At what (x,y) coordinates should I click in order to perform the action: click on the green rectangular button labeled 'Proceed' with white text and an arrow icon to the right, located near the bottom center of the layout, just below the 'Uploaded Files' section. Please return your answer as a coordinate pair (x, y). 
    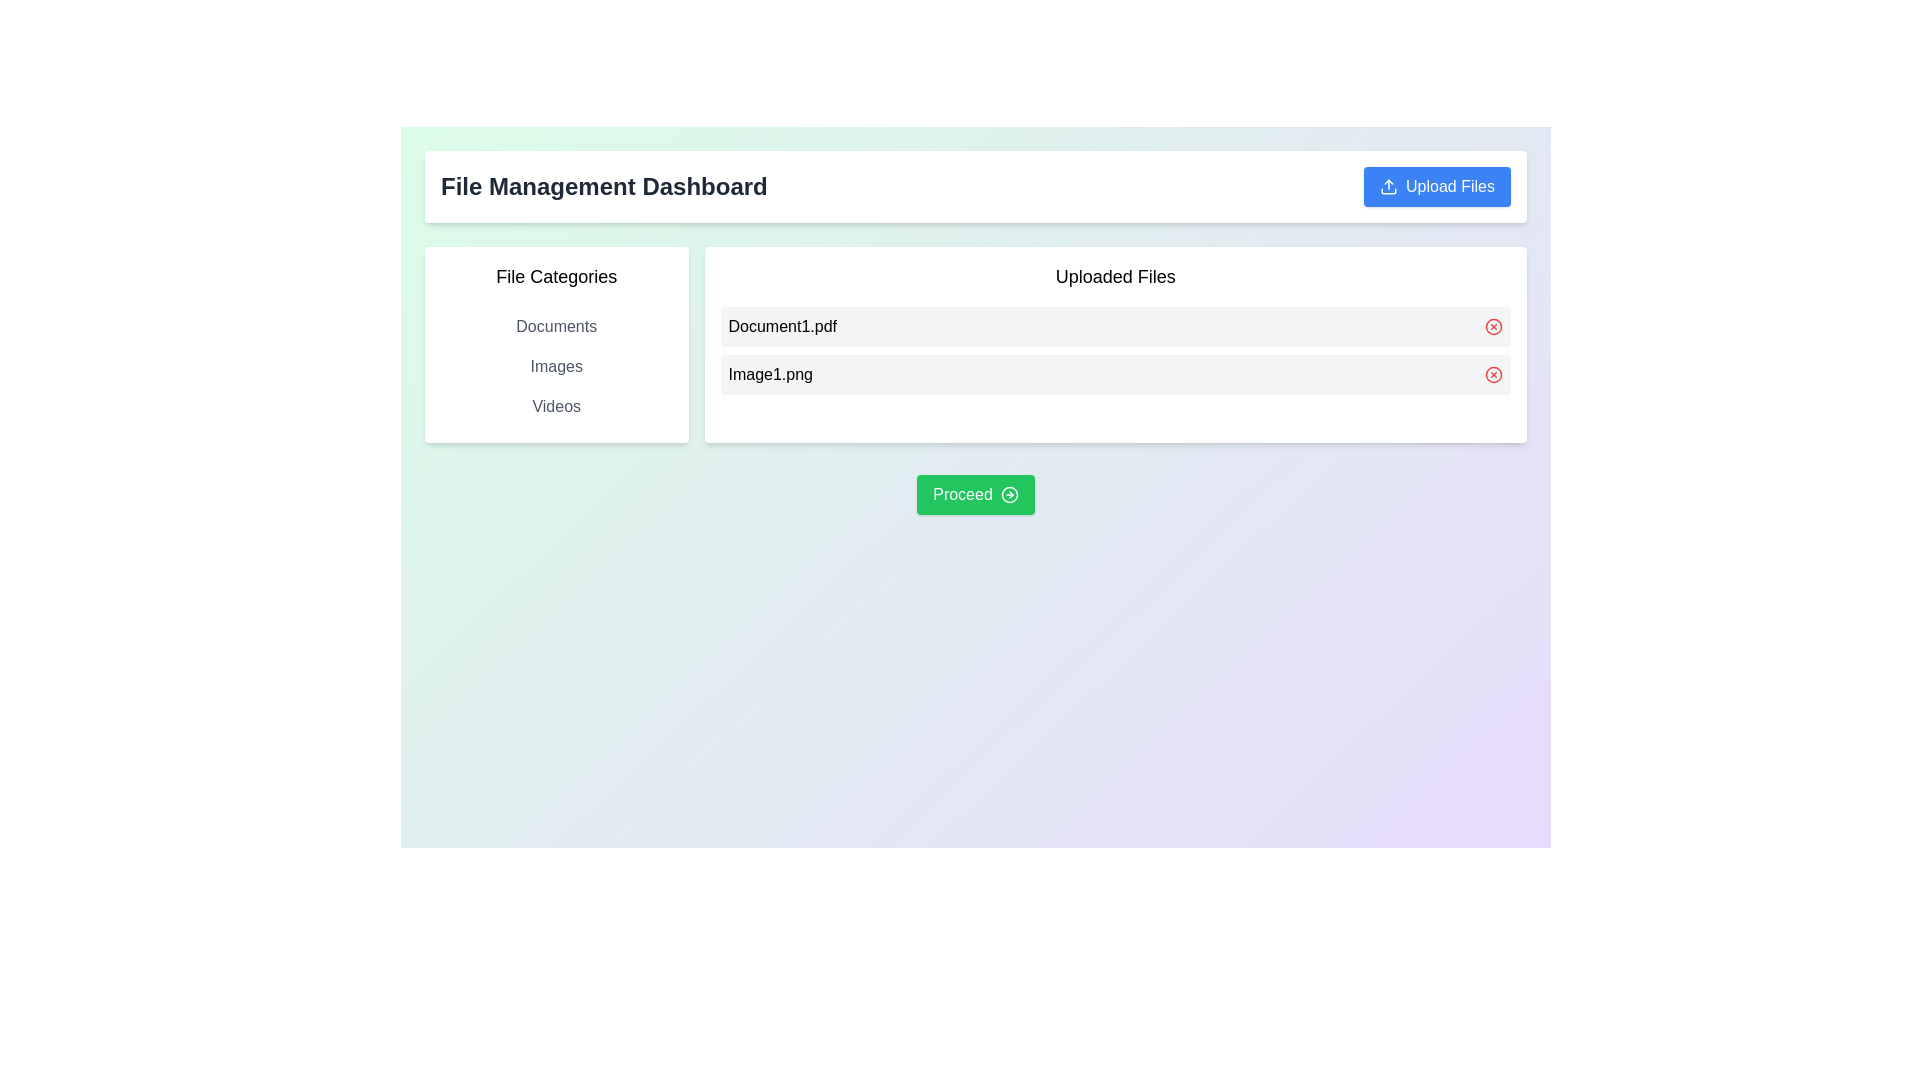
    Looking at the image, I should click on (975, 494).